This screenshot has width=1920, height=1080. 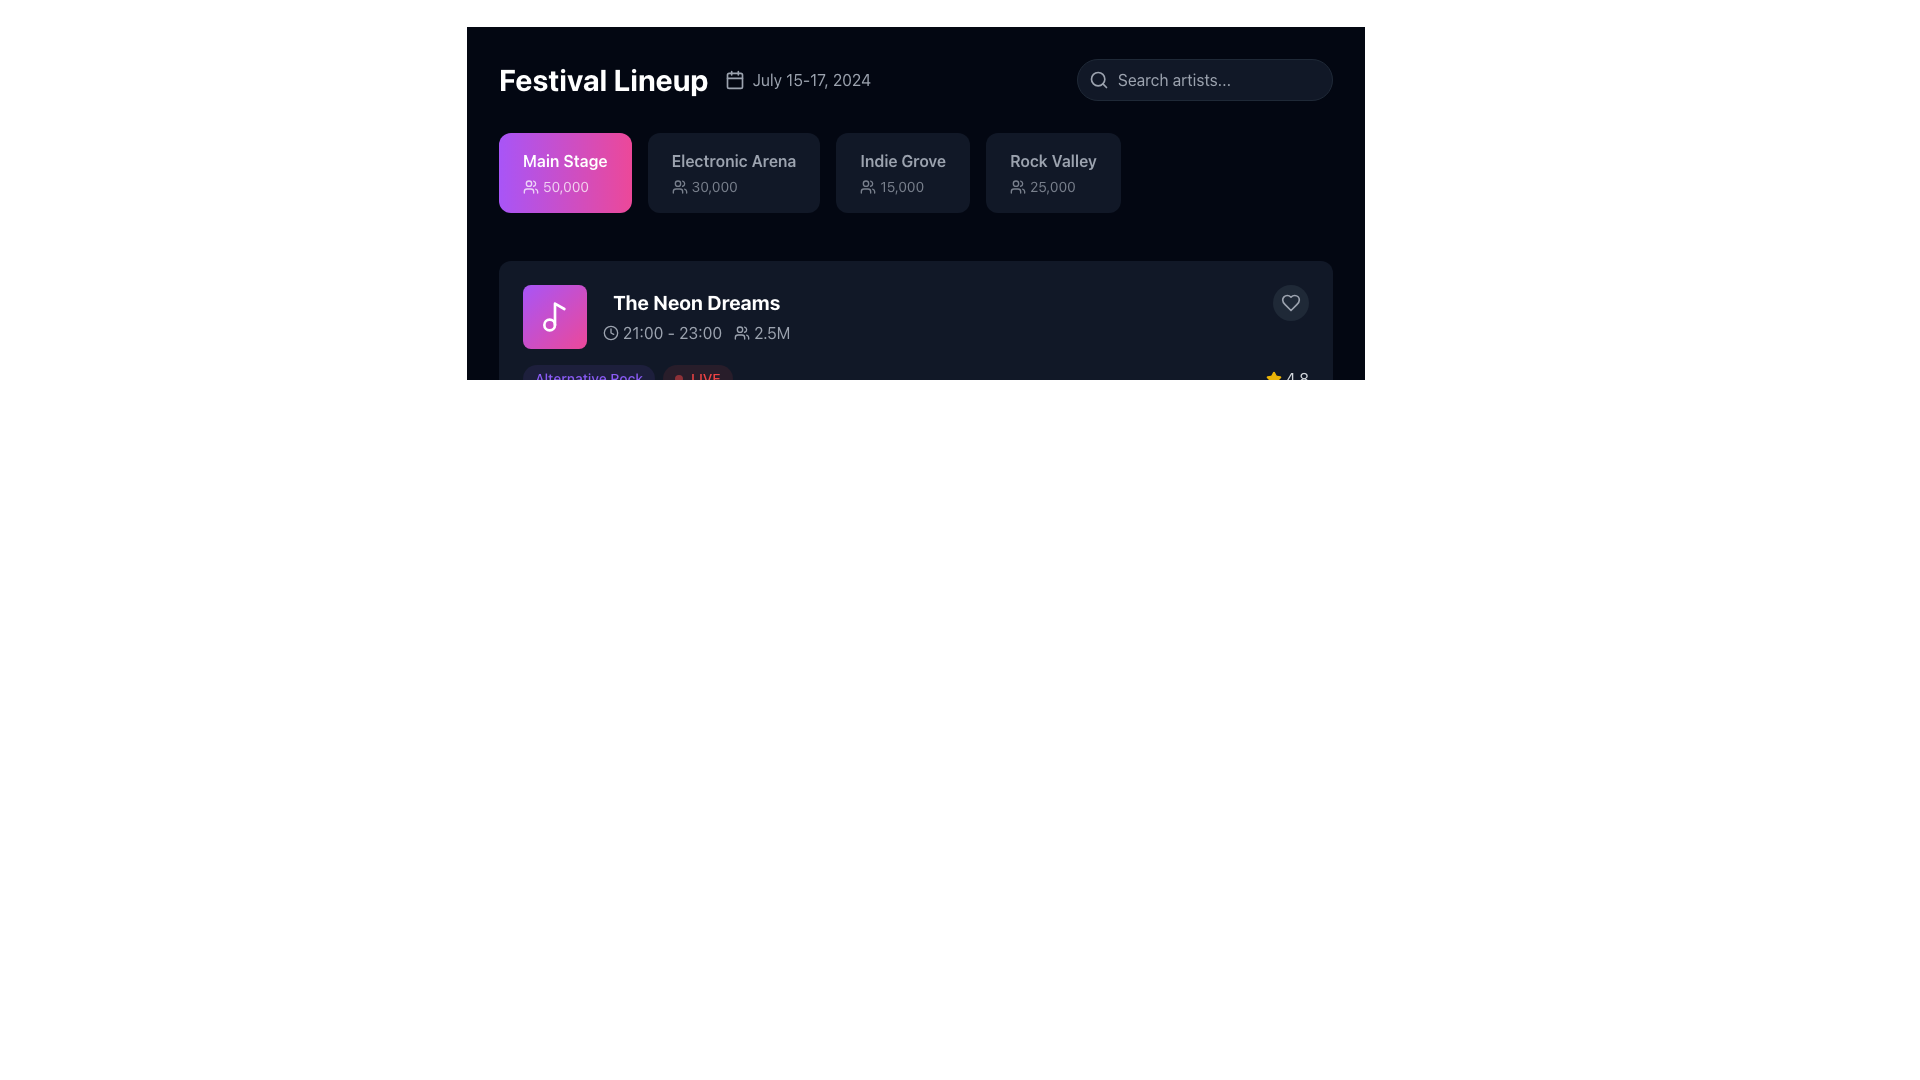 I want to click on the Display Text Block that provides information about an event, including its title, schedule, and estimated audience size, so click(x=696, y=315).